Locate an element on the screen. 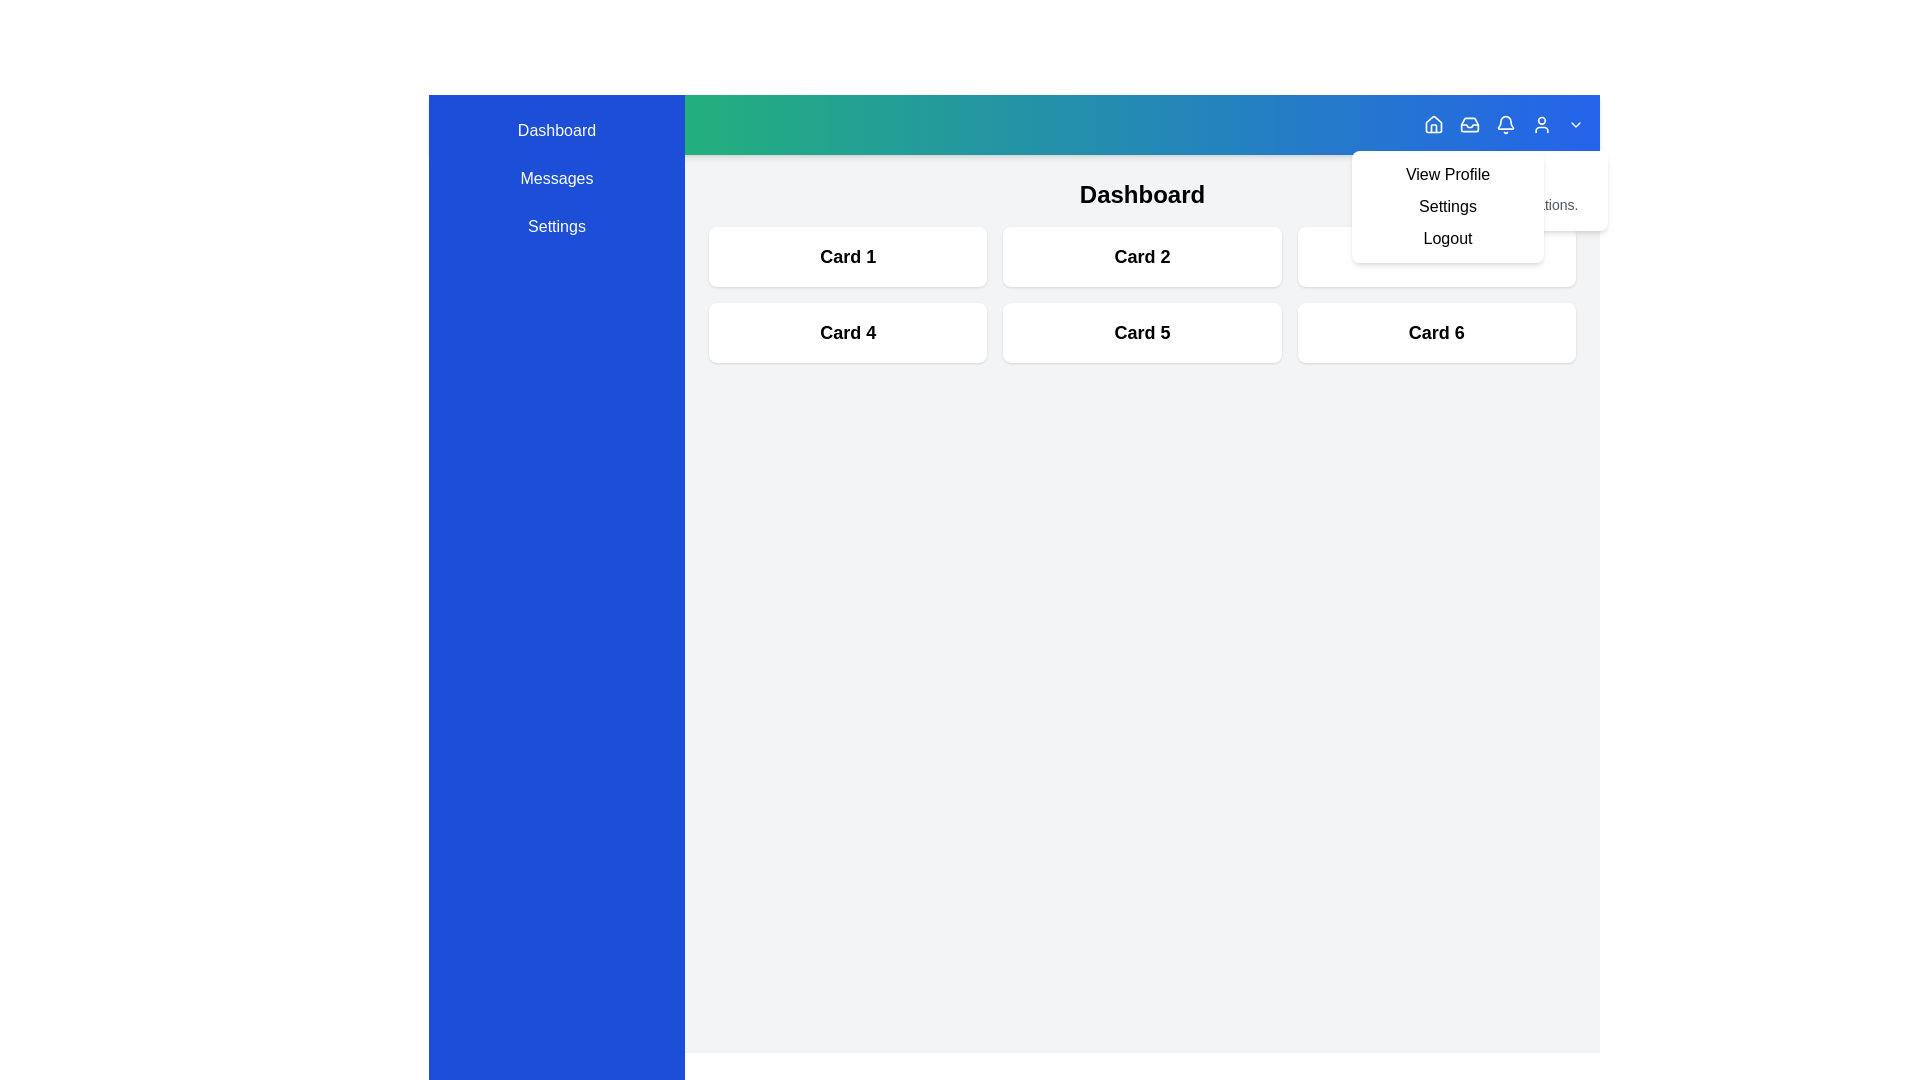  the second navigation item in the fixed-width blue sidebar, which leads to the messages section is located at coordinates (556, 177).